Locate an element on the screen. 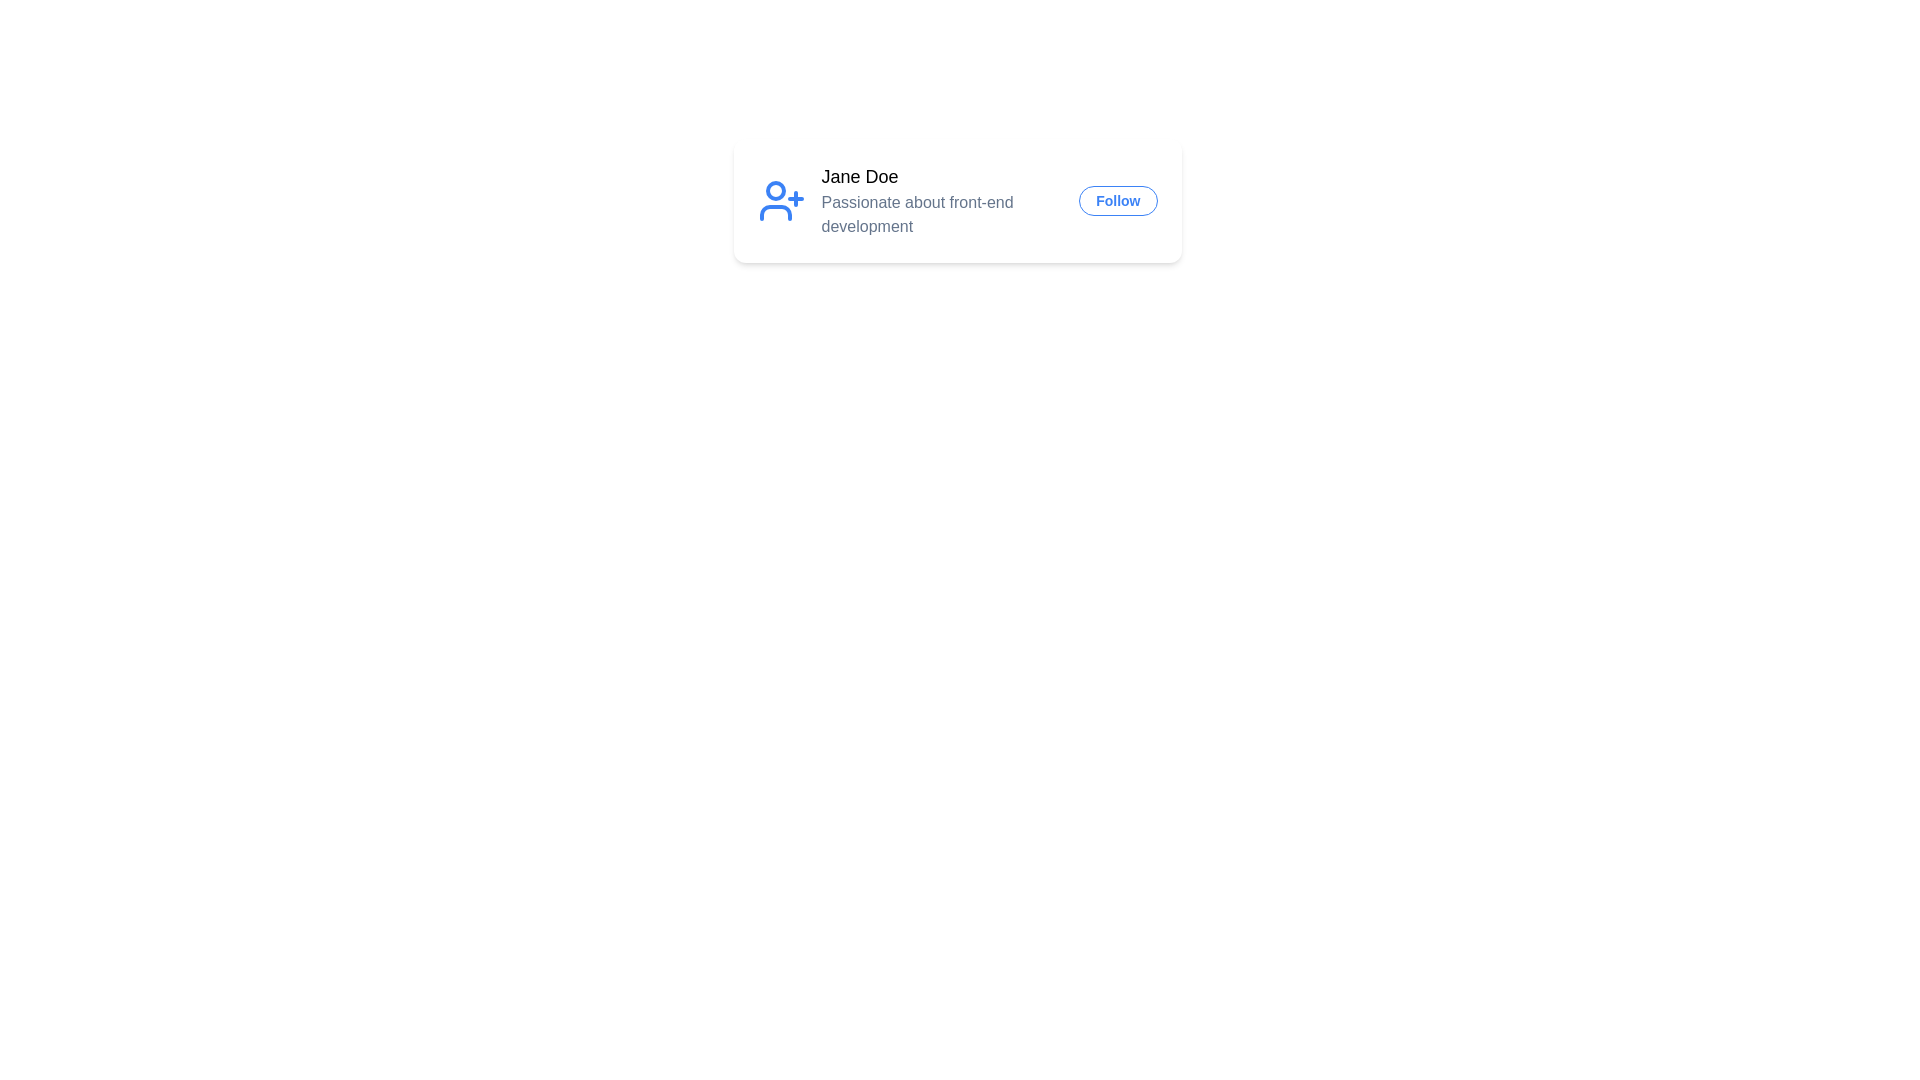 The image size is (1920, 1080). text content of the smaller slate-gray label that reads 'Passionate about front-end development', positioned below the bold 'Jane Doe' label is located at coordinates (941, 215).